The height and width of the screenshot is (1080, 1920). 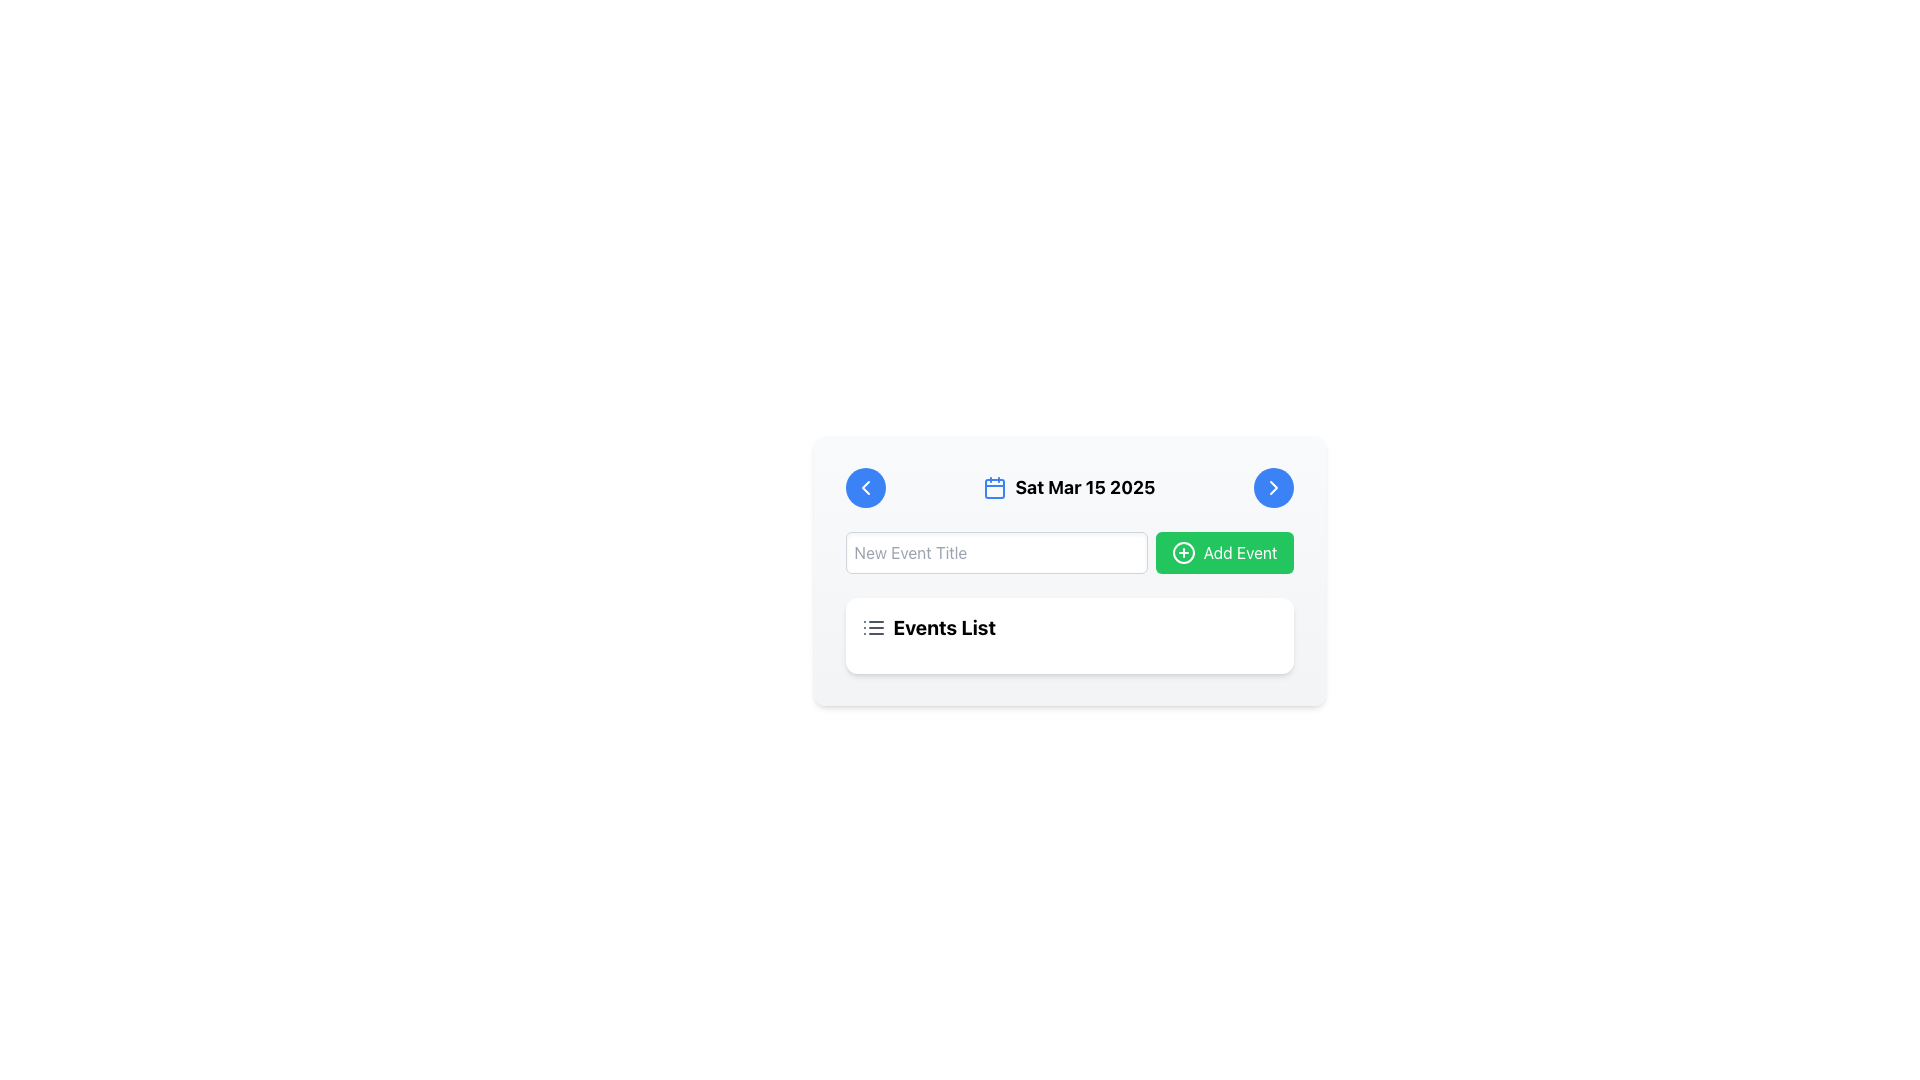 I want to click on the bold and large text label displaying the date 'Sat Mar 15 2025' located in the upper central part of the interface to trigger the tooltip or additional information, so click(x=1084, y=488).